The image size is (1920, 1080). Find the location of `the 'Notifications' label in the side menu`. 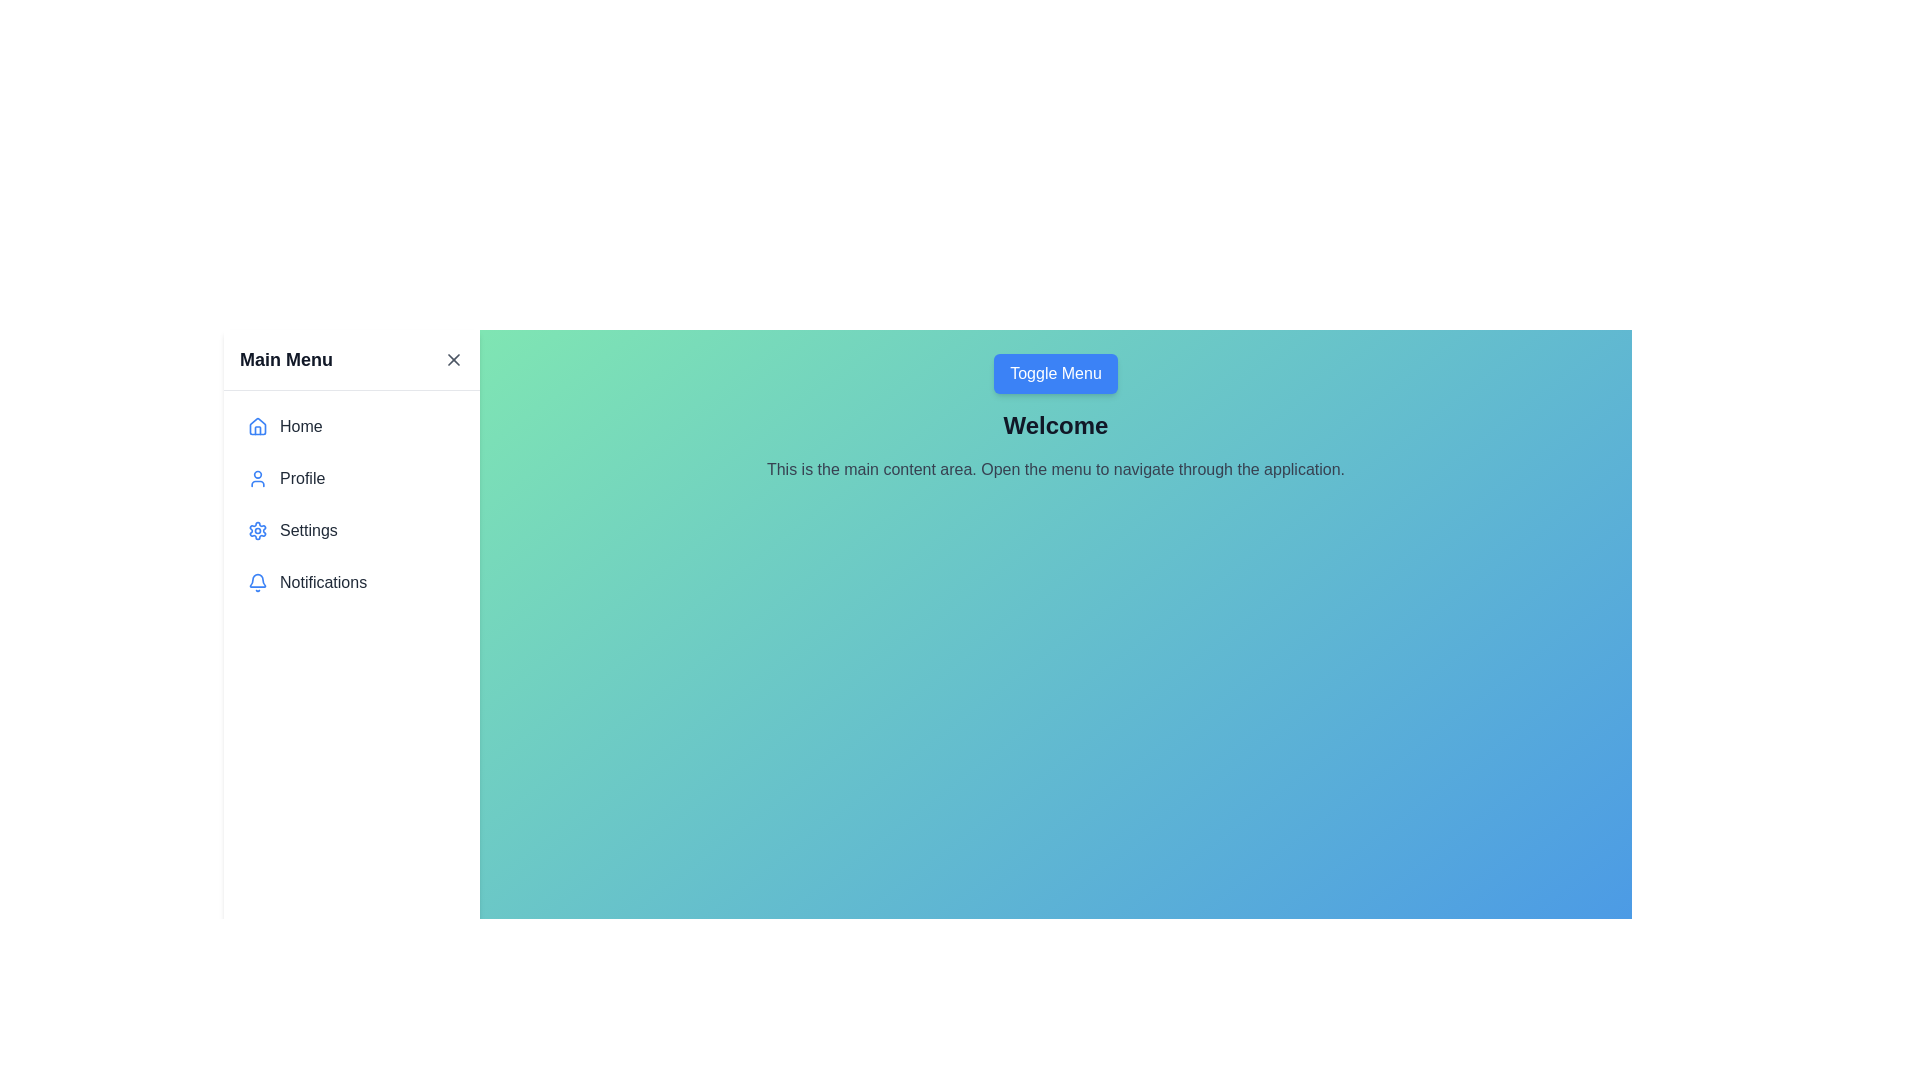

the 'Notifications' label in the side menu is located at coordinates (323, 582).